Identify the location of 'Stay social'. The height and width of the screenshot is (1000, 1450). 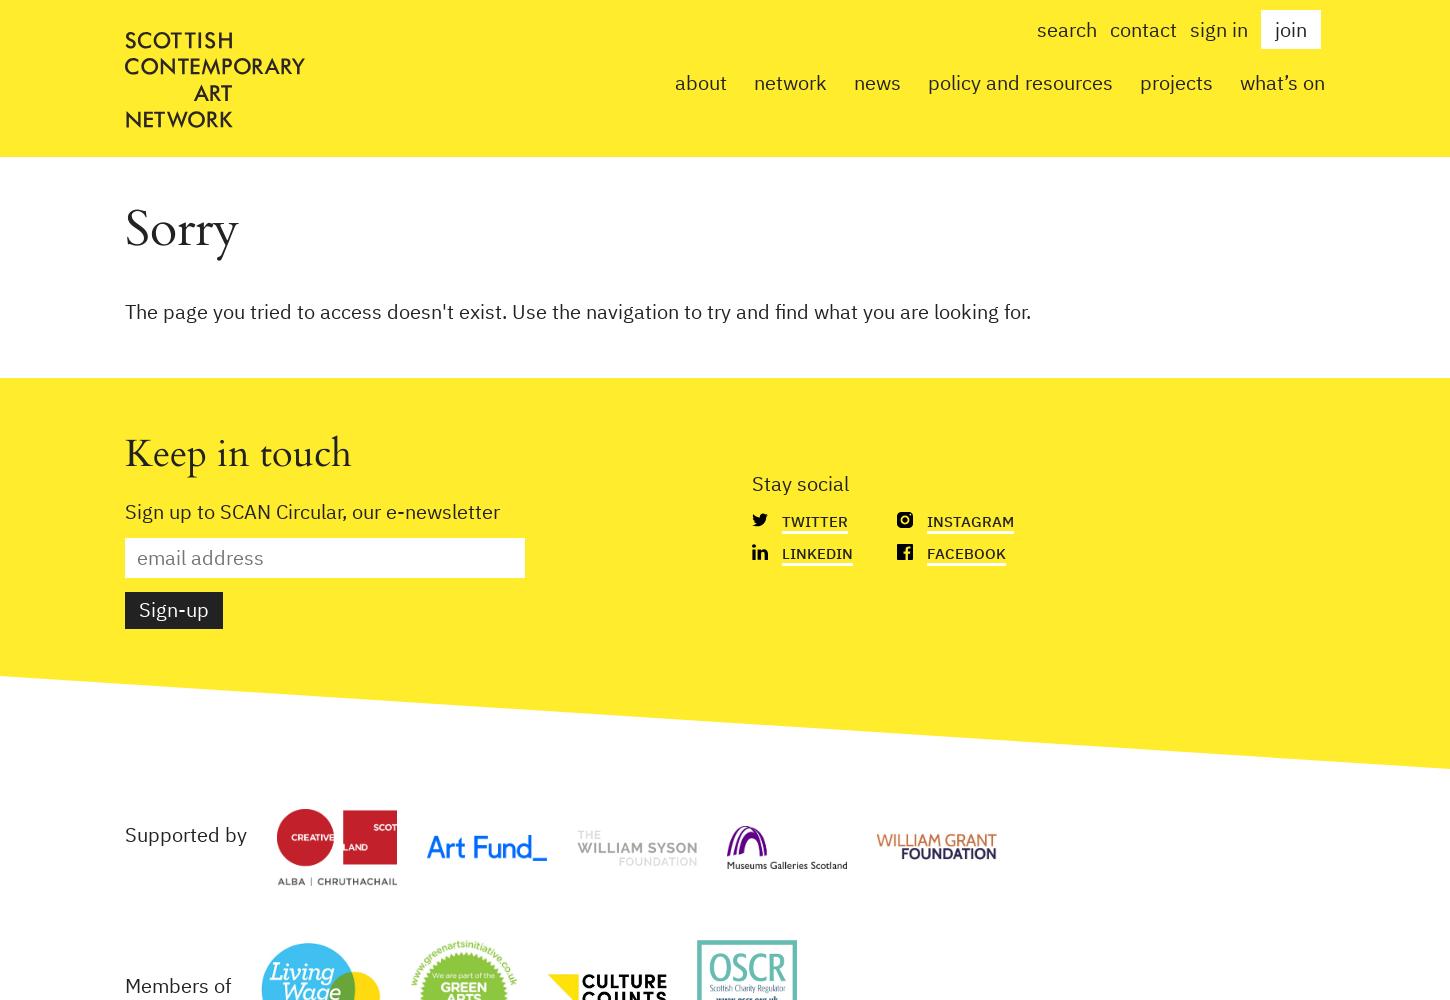
(751, 482).